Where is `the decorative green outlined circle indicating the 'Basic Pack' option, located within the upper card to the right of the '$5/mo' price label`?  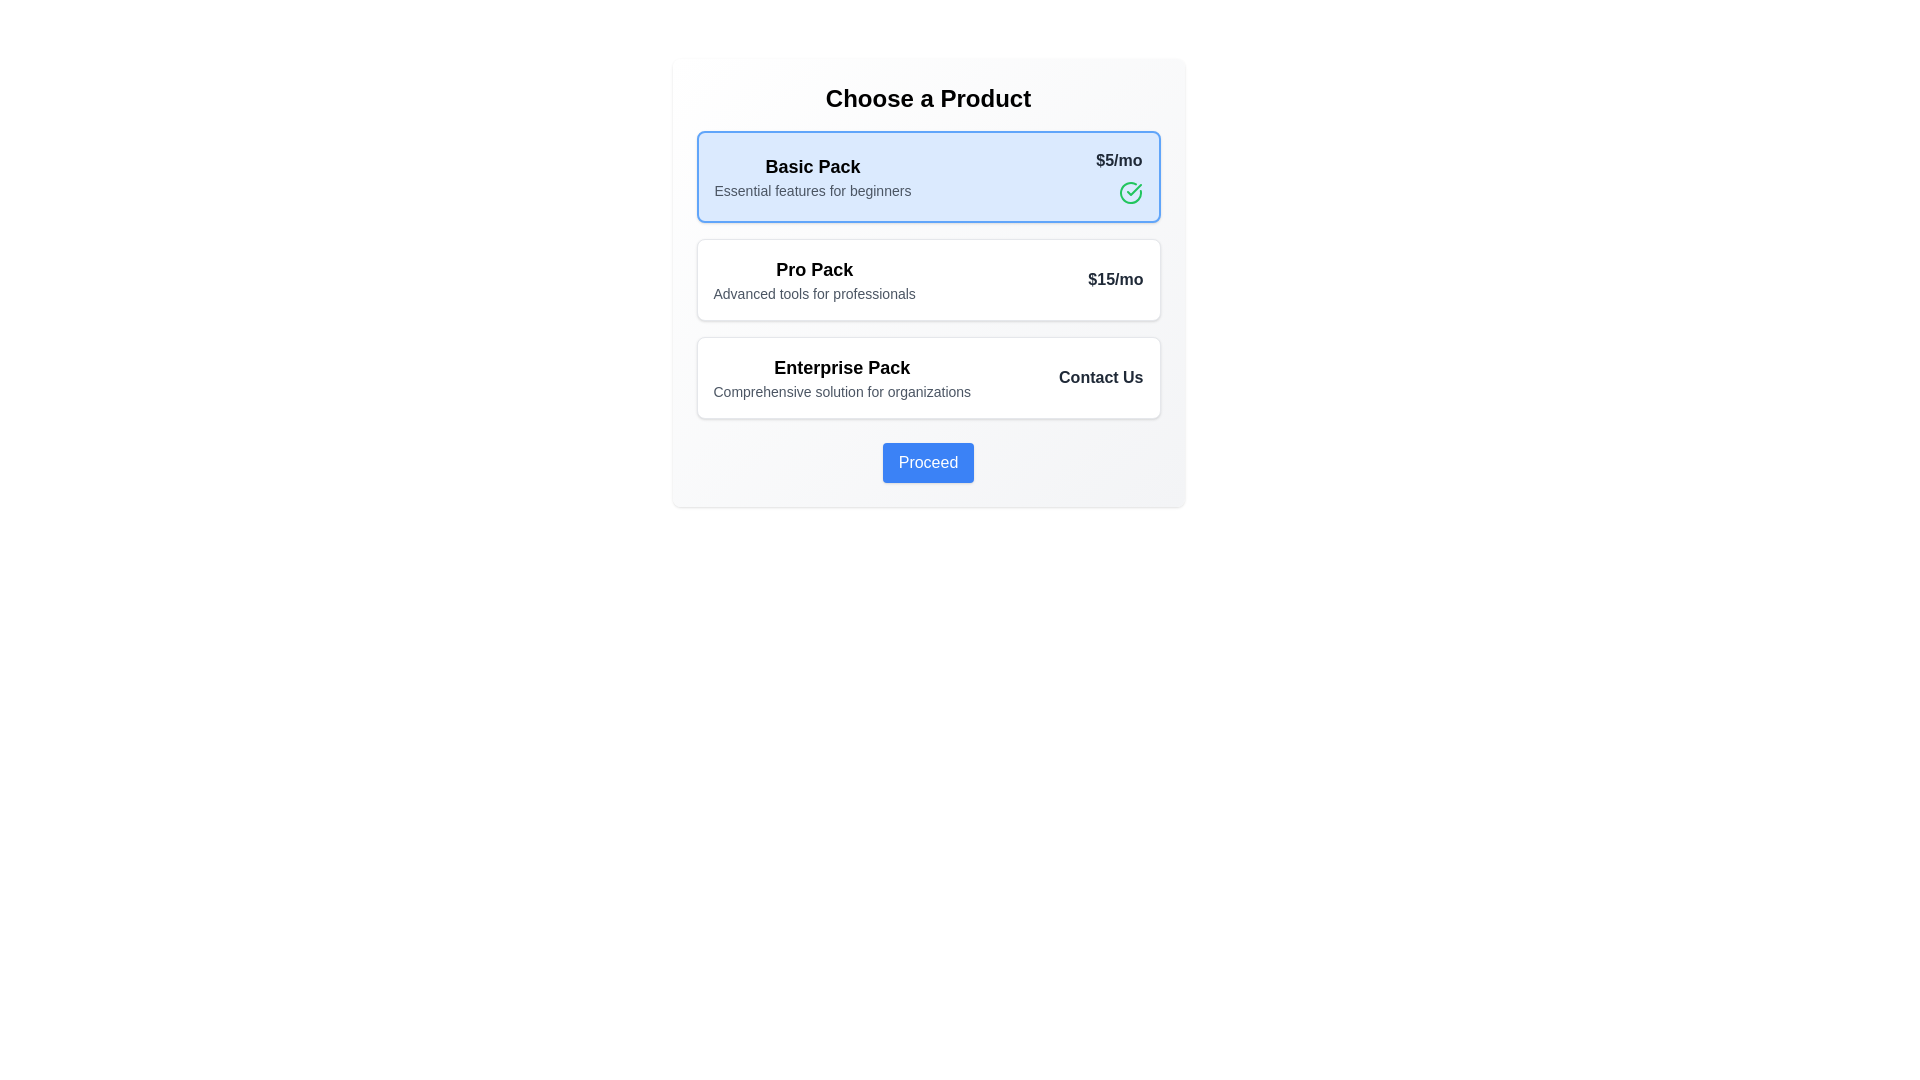
the decorative green outlined circle indicating the 'Basic Pack' option, located within the upper card to the right of the '$5/mo' price label is located at coordinates (1130, 192).